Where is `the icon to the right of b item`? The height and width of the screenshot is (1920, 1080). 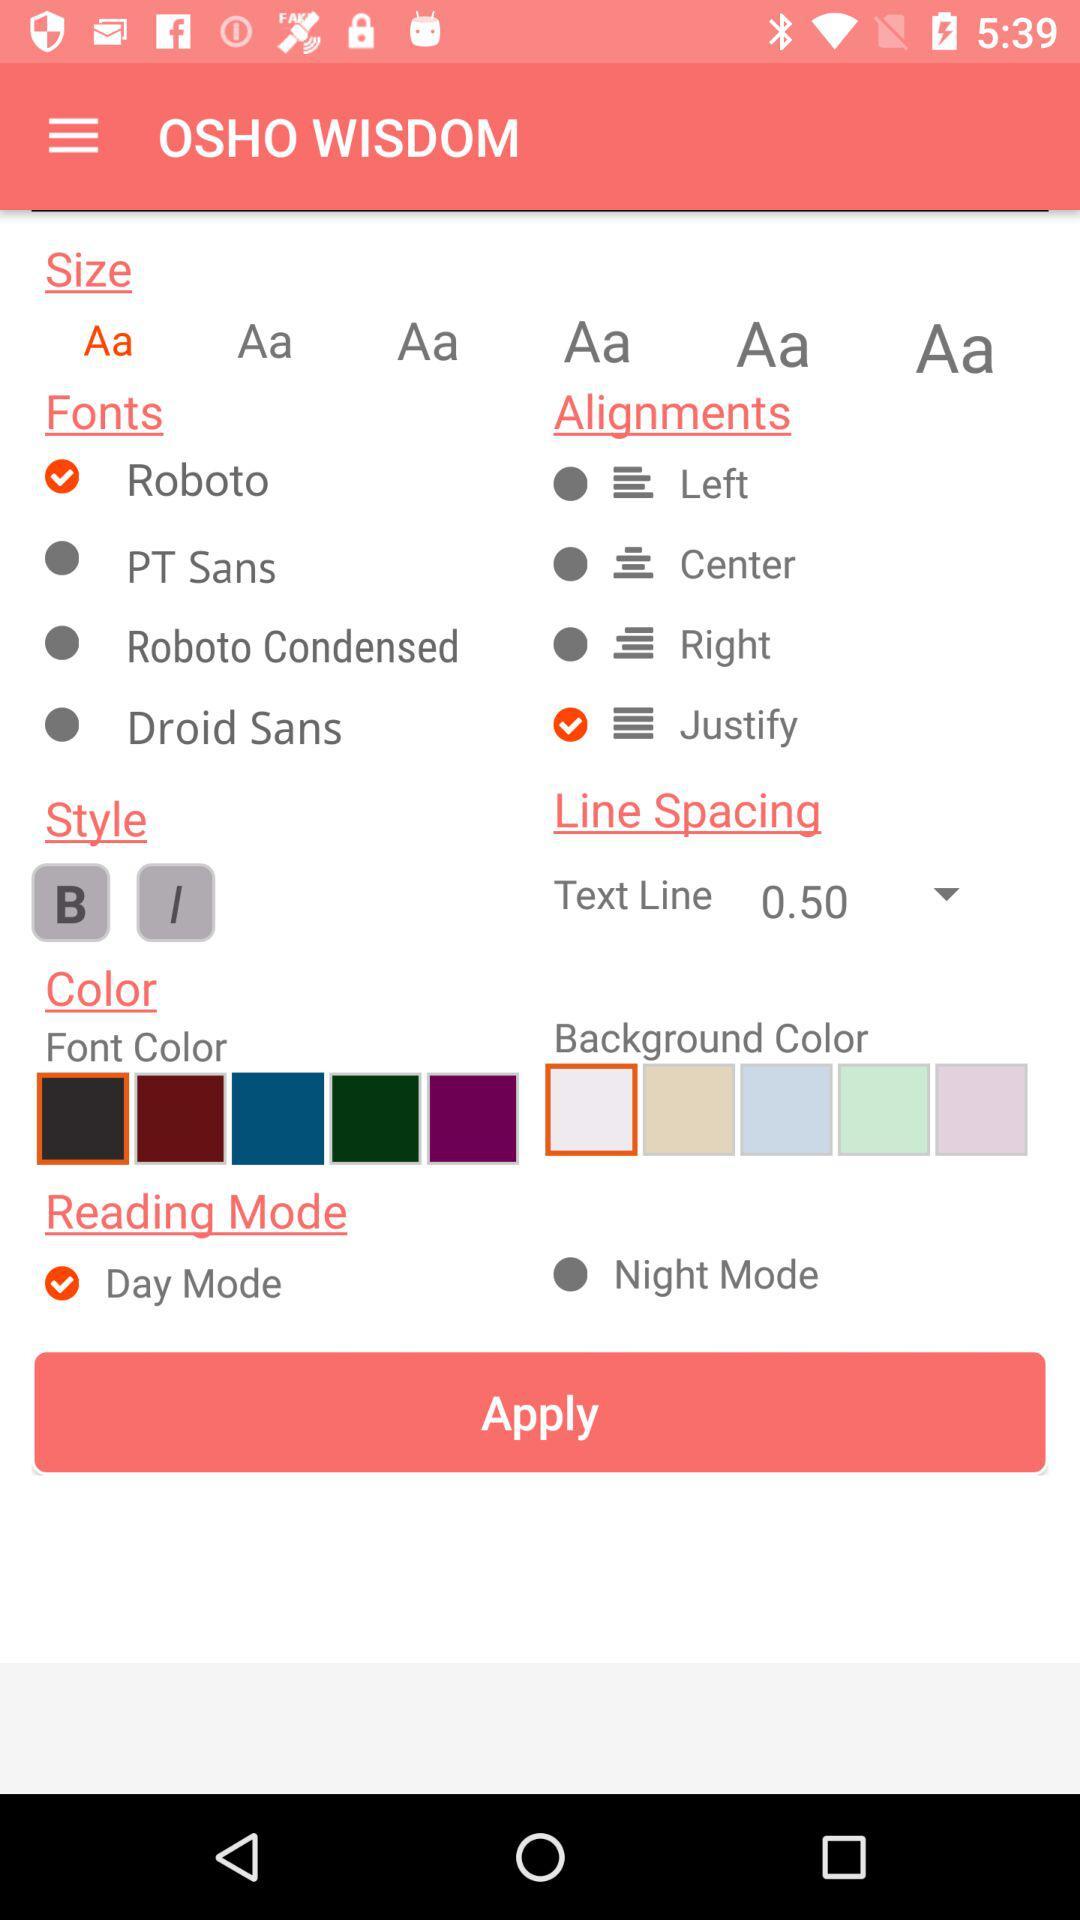
the icon to the right of b item is located at coordinates (174, 901).